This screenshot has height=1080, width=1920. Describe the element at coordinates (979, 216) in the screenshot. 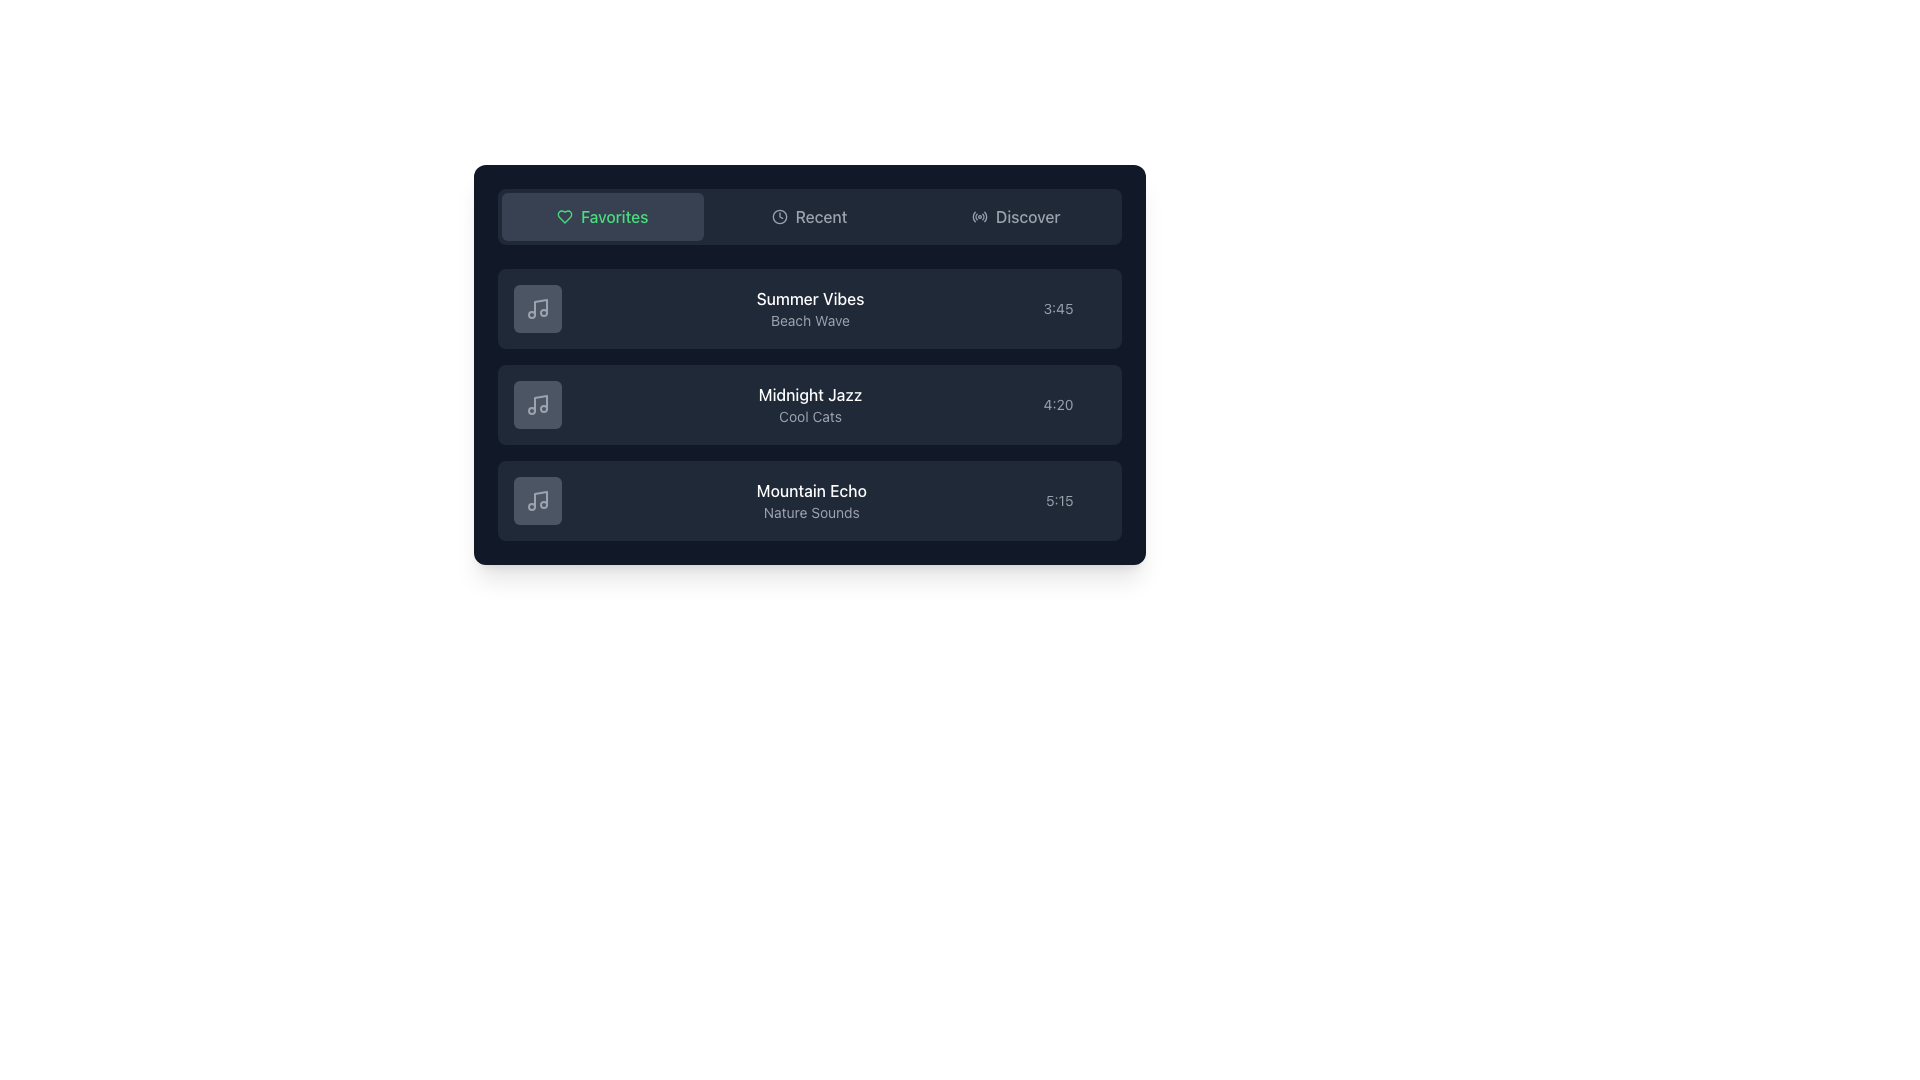

I see `the radio signal icon located to the left of the 'Discover' button in the top navigation bar` at that location.